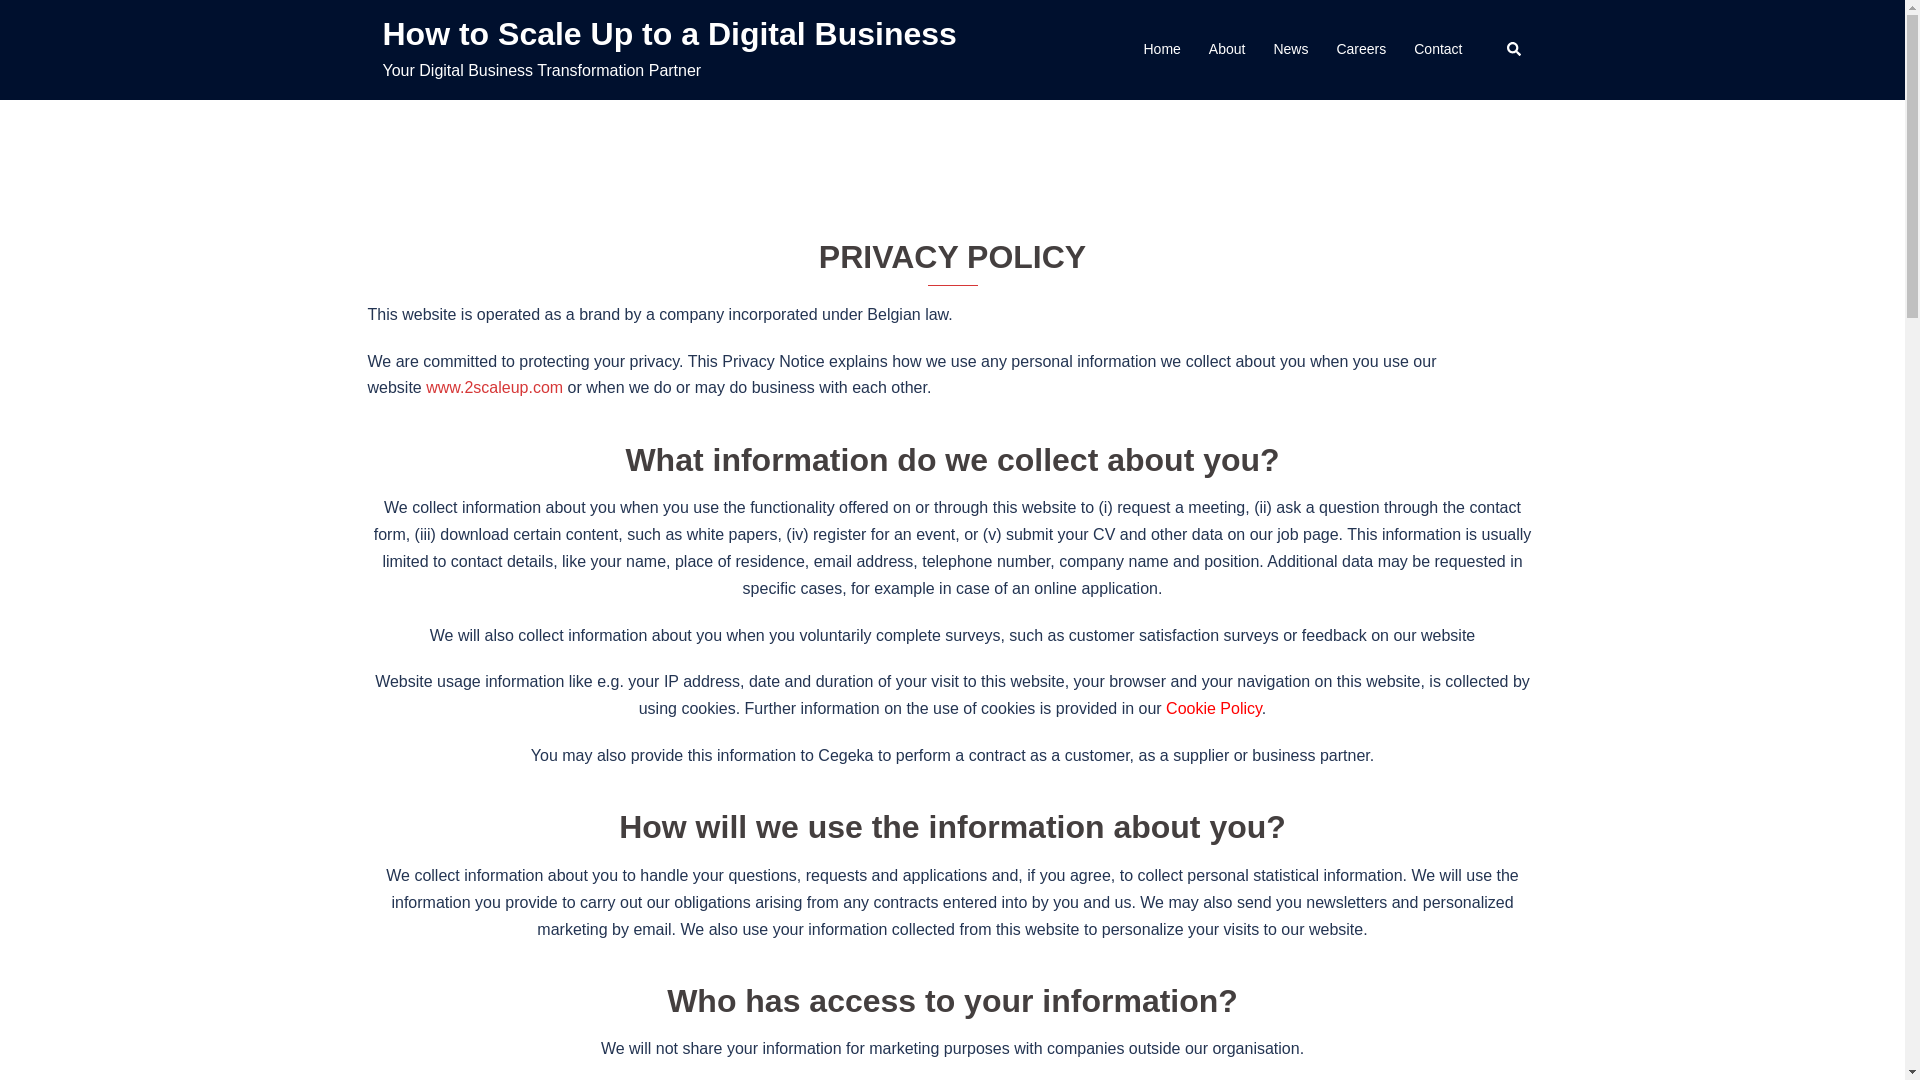  What do you see at coordinates (382, 34) in the screenshot?
I see `'How to Scale Up to a Digital Business'` at bounding box center [382, 34].